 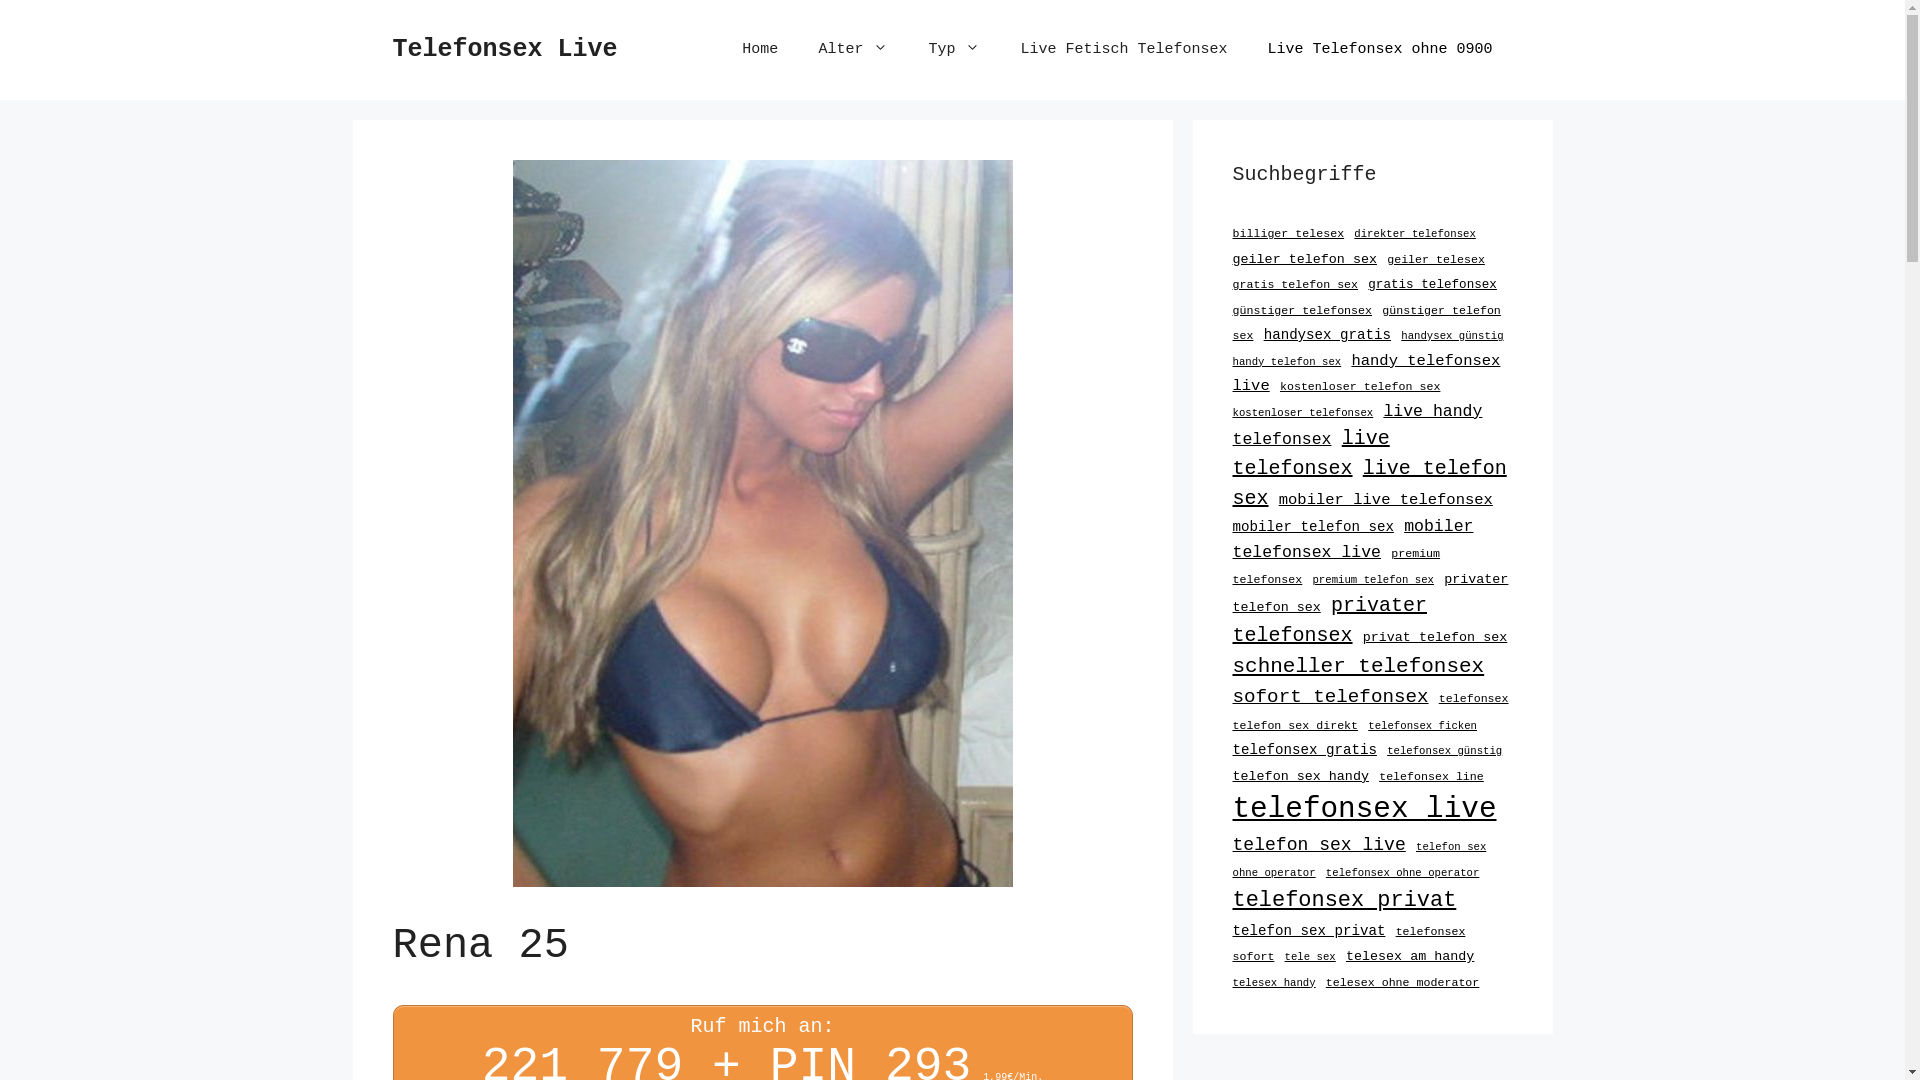 What do you see at coordinates (1329, 619) in the screenshot?
I see `'privater telefonsex'` at bounding box center [1329, 619].